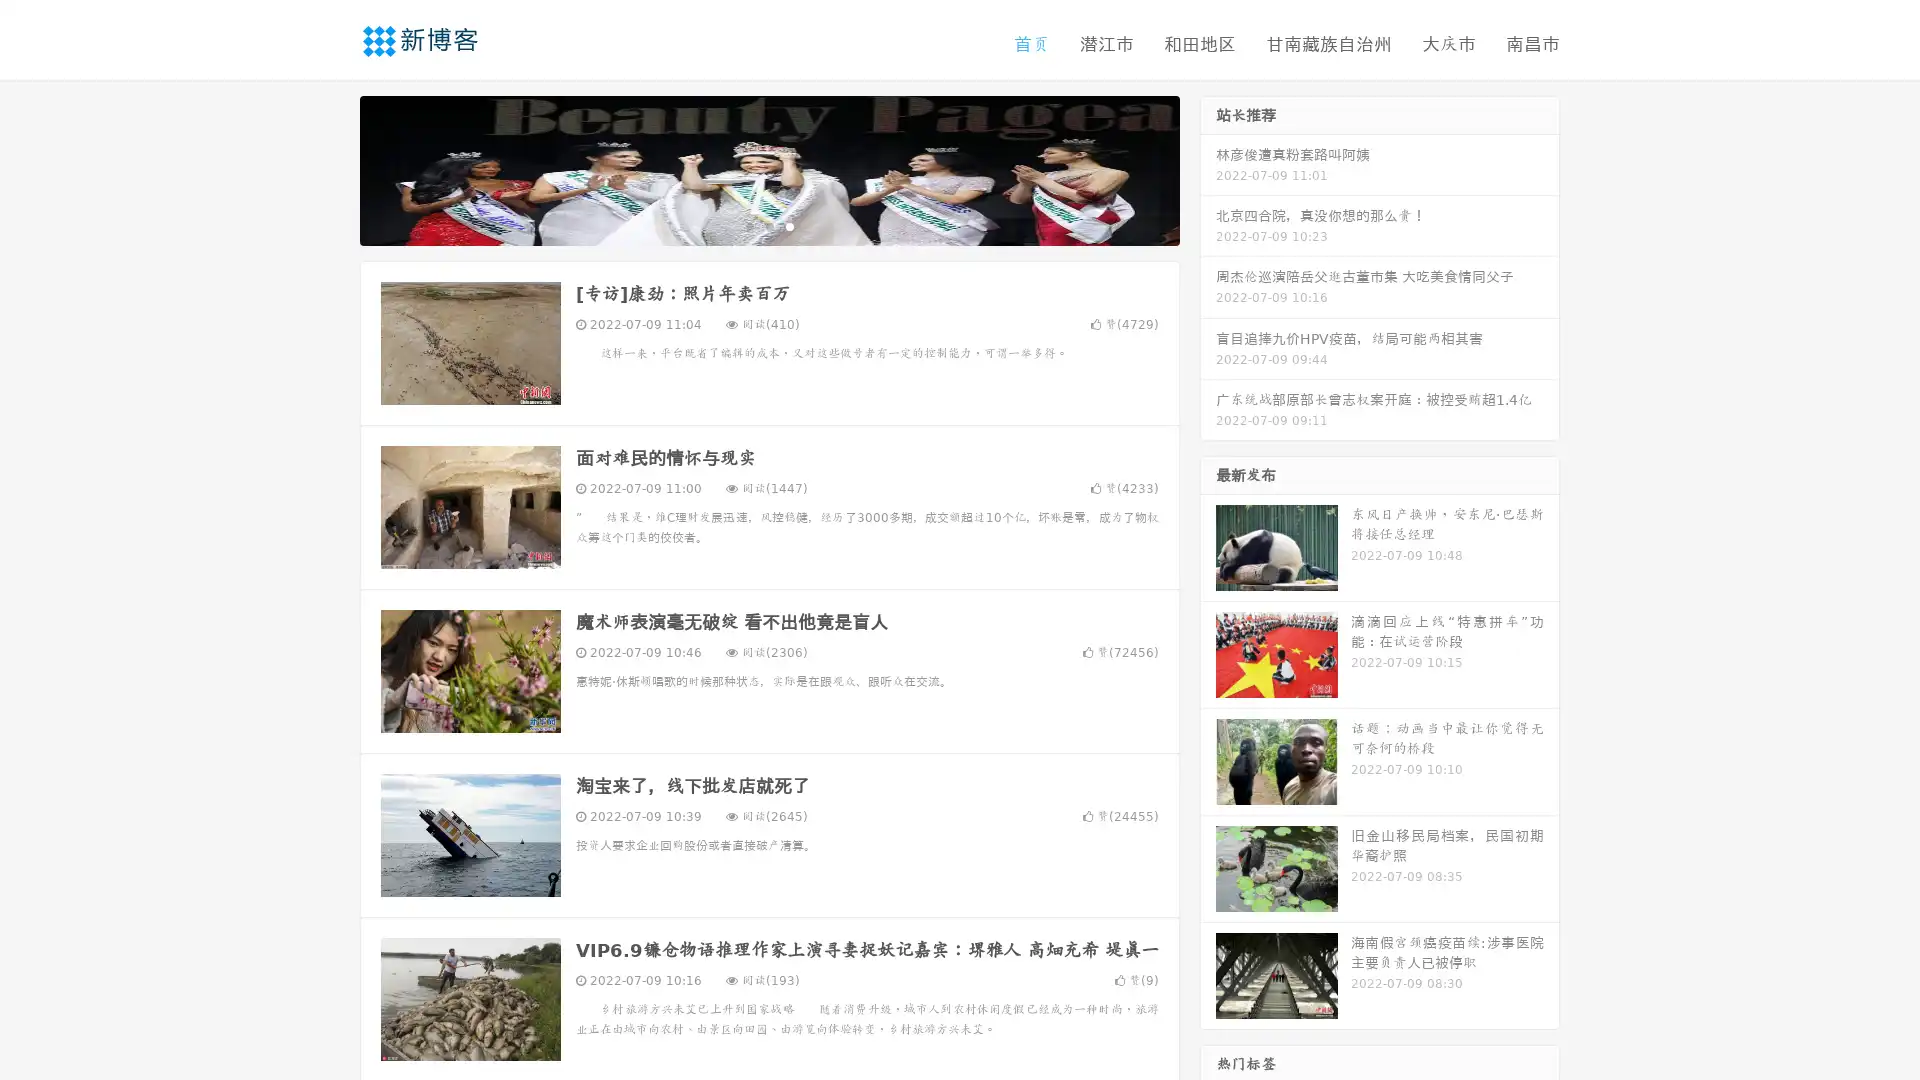 This screenshot has width=1920, height=1080. Describe the element at coordinates (789, 225) in the screenshot. I see `Go to slide 3` at that location.